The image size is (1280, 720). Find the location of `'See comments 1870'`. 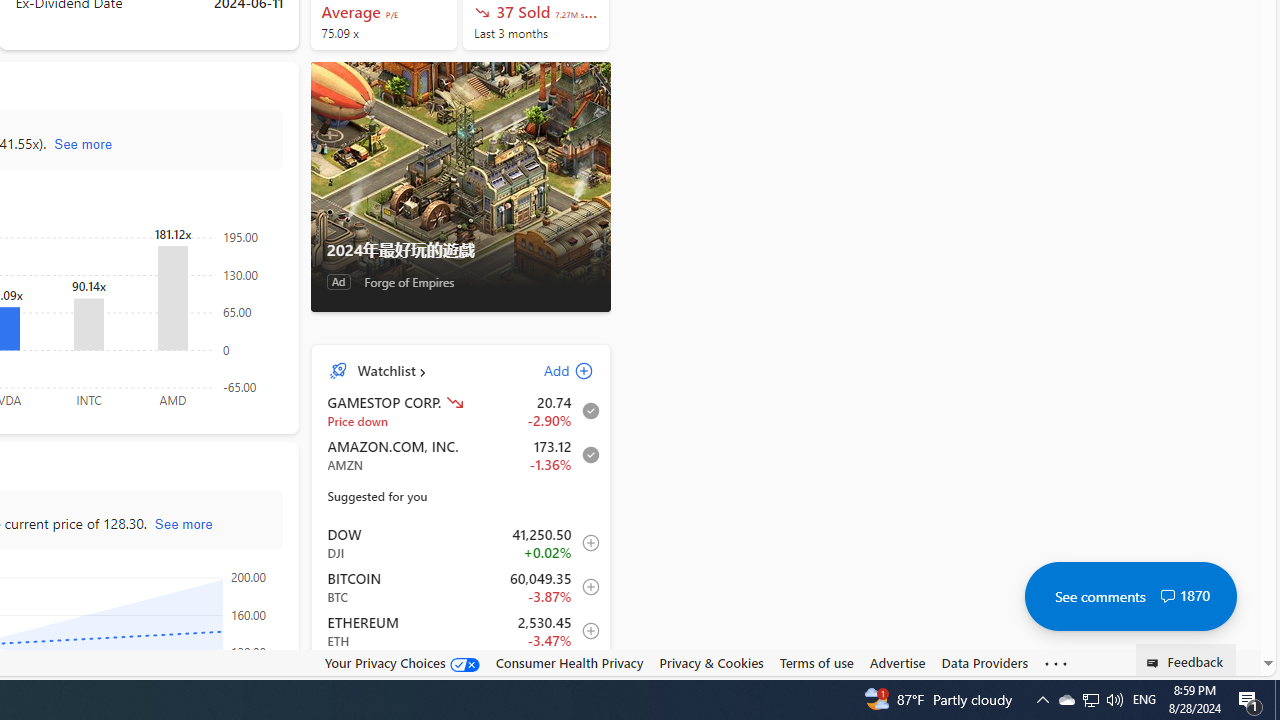

'See comments 1870' is located at coordinates (1130, 595).